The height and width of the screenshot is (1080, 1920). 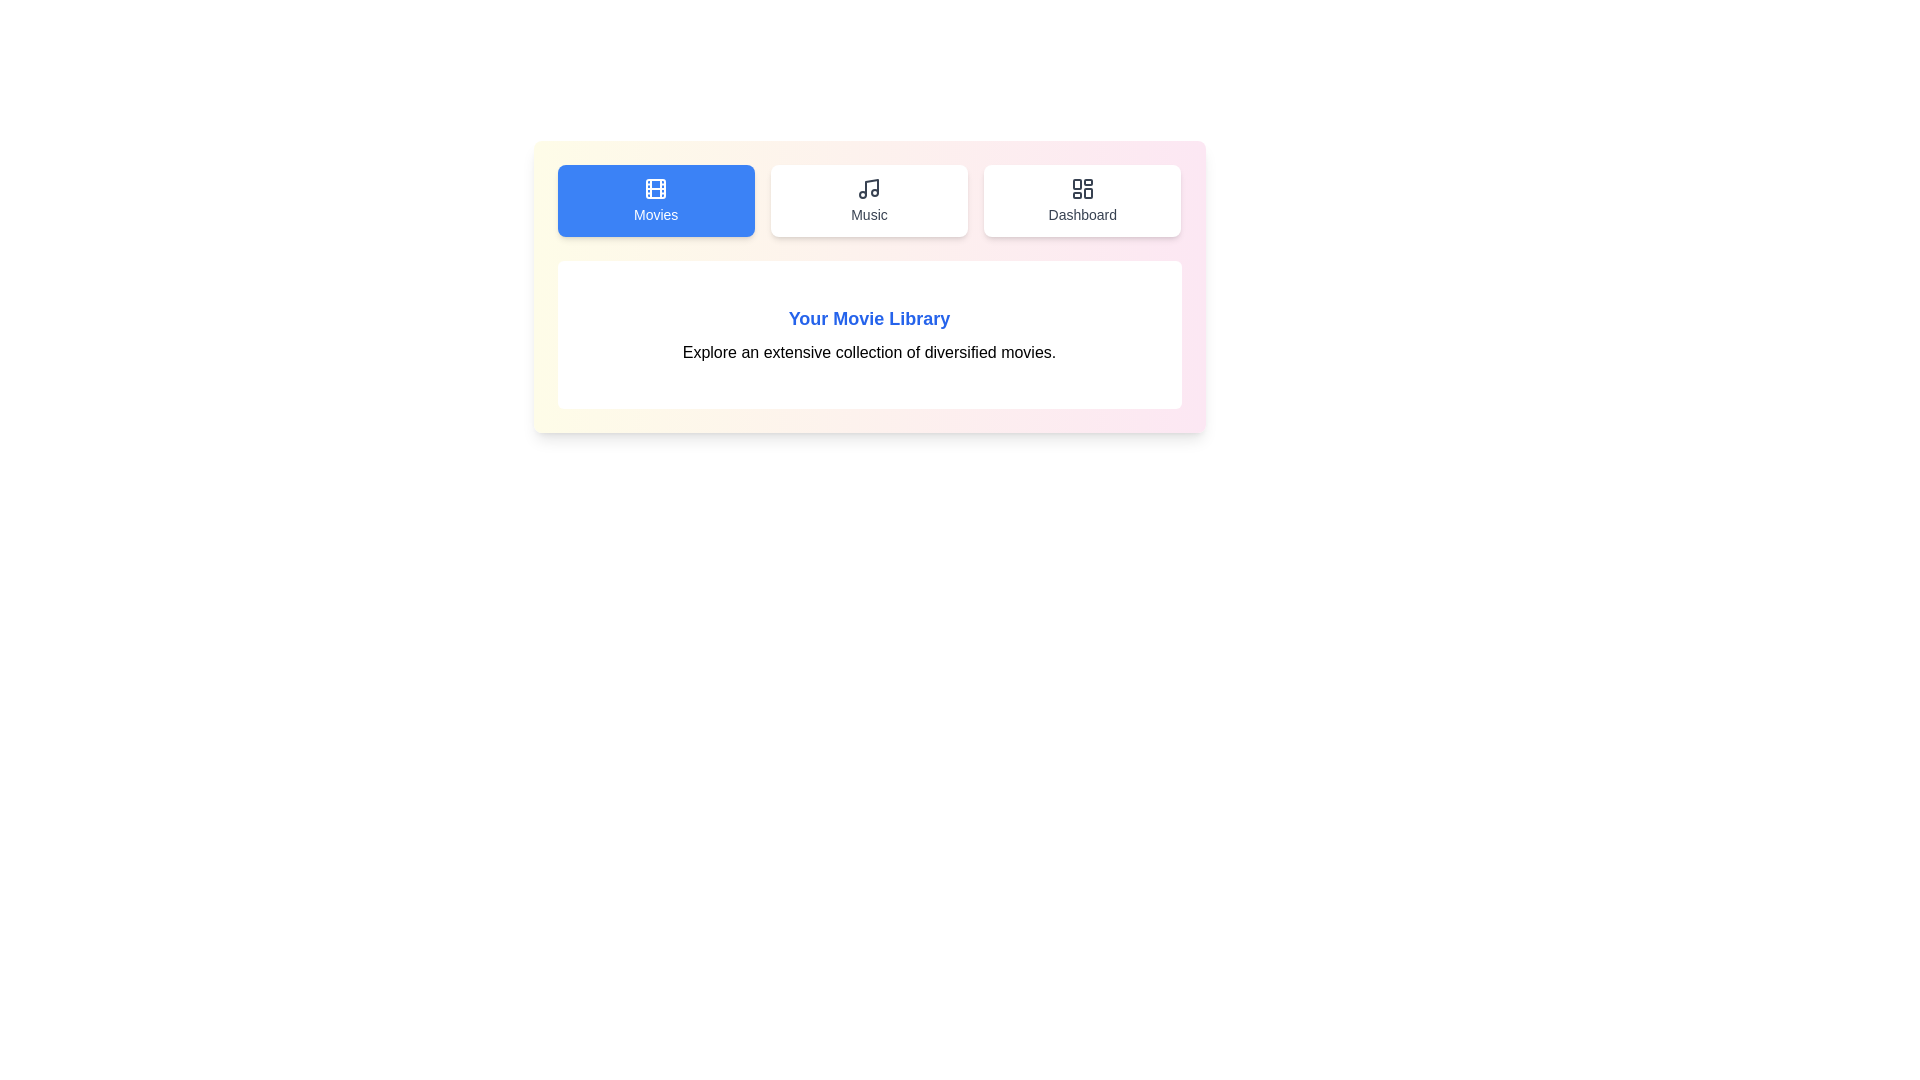 I want to click on the Music tab by clicking on its button, so click(x=869, y=200).